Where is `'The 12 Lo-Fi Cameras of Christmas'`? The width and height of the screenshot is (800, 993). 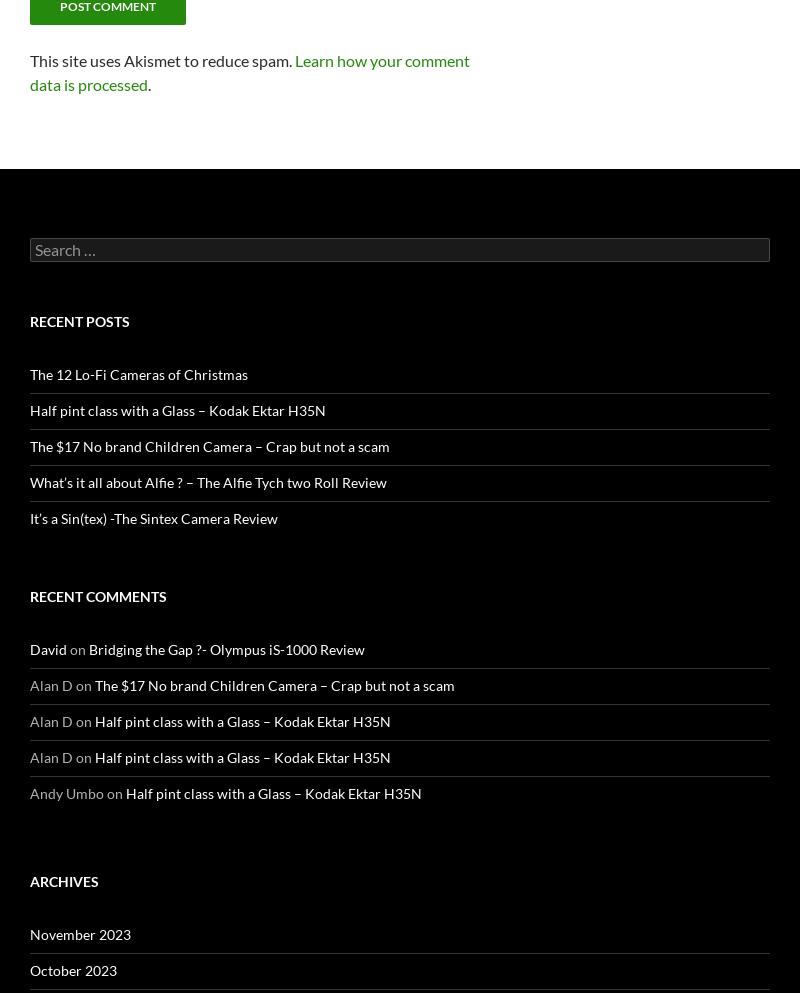 'The 12 Lo-Fi Cameras of Christmas' is located at coordinates (138, 373).